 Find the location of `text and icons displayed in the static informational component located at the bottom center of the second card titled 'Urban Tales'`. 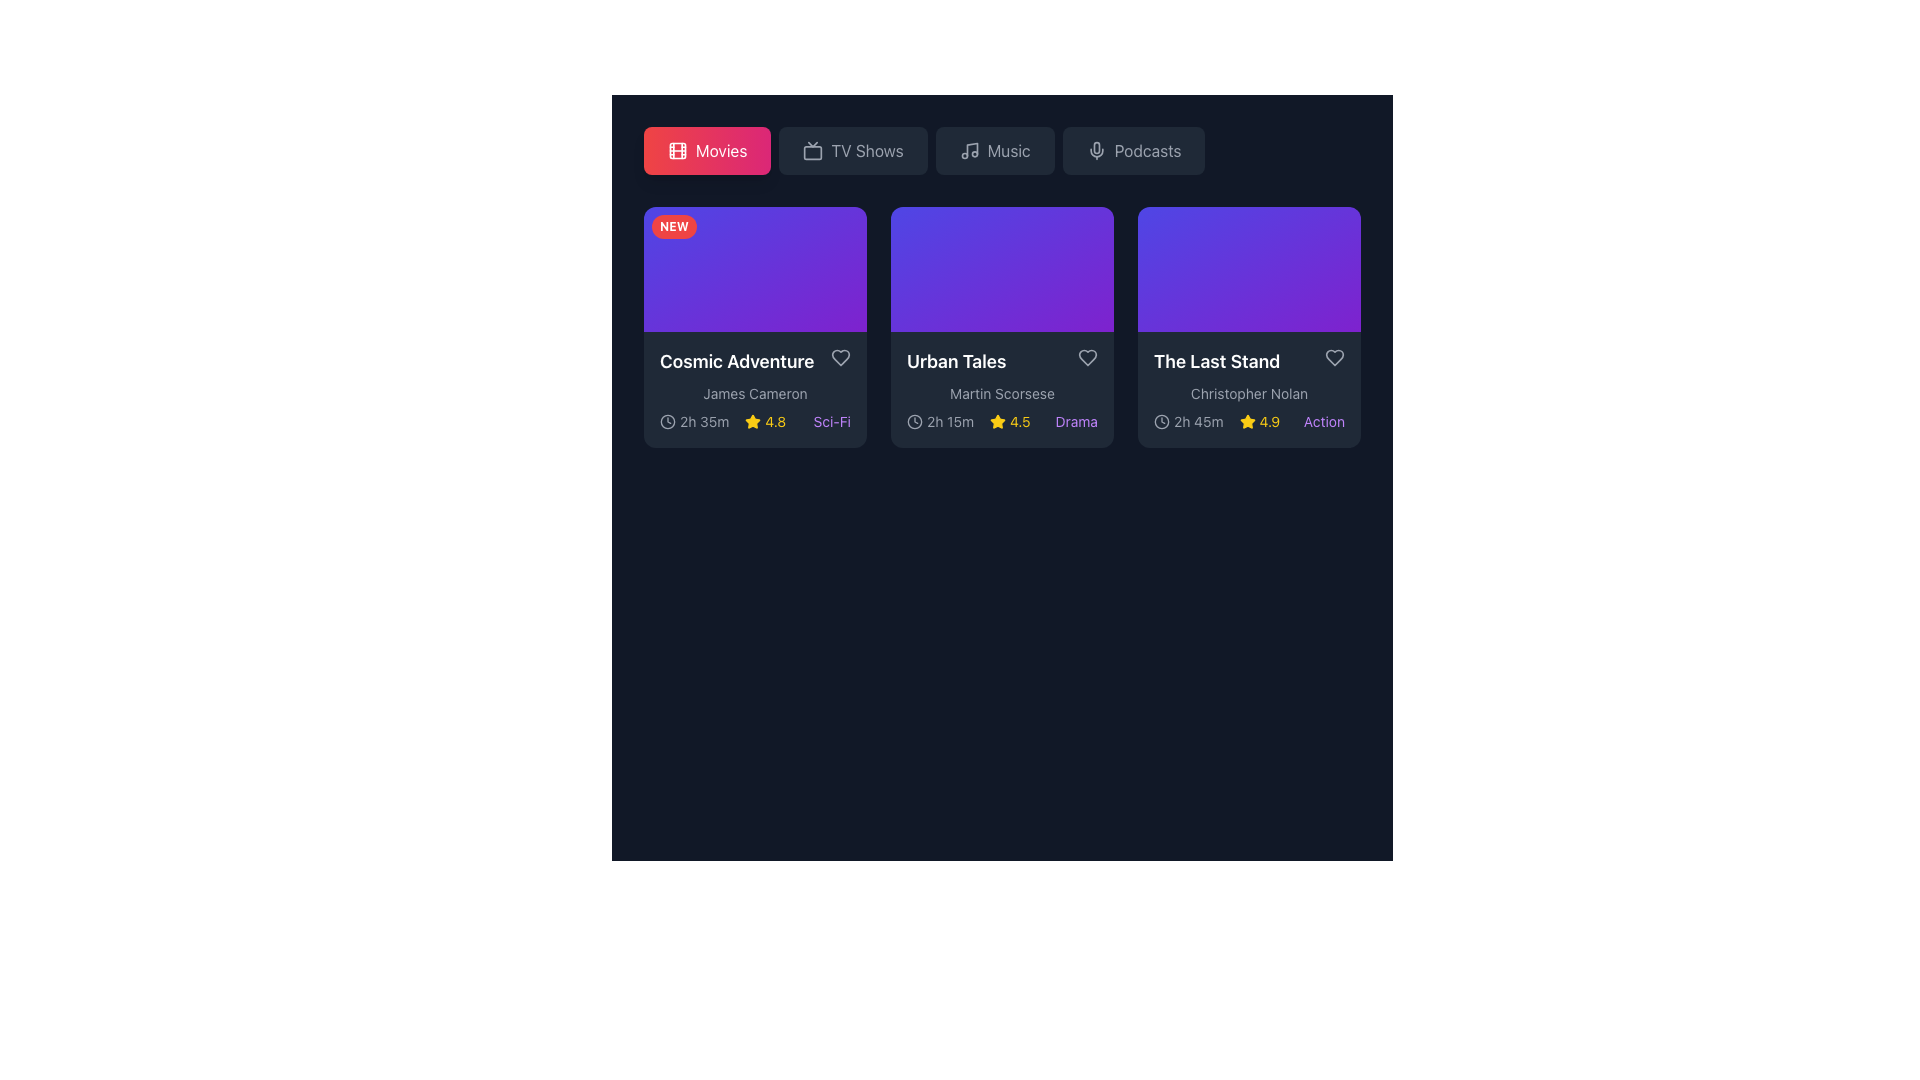

text and icons displayed in the static informational component located at the bottom center of the second card titled 'Urban Tales' is located at coordinates (968, 421).